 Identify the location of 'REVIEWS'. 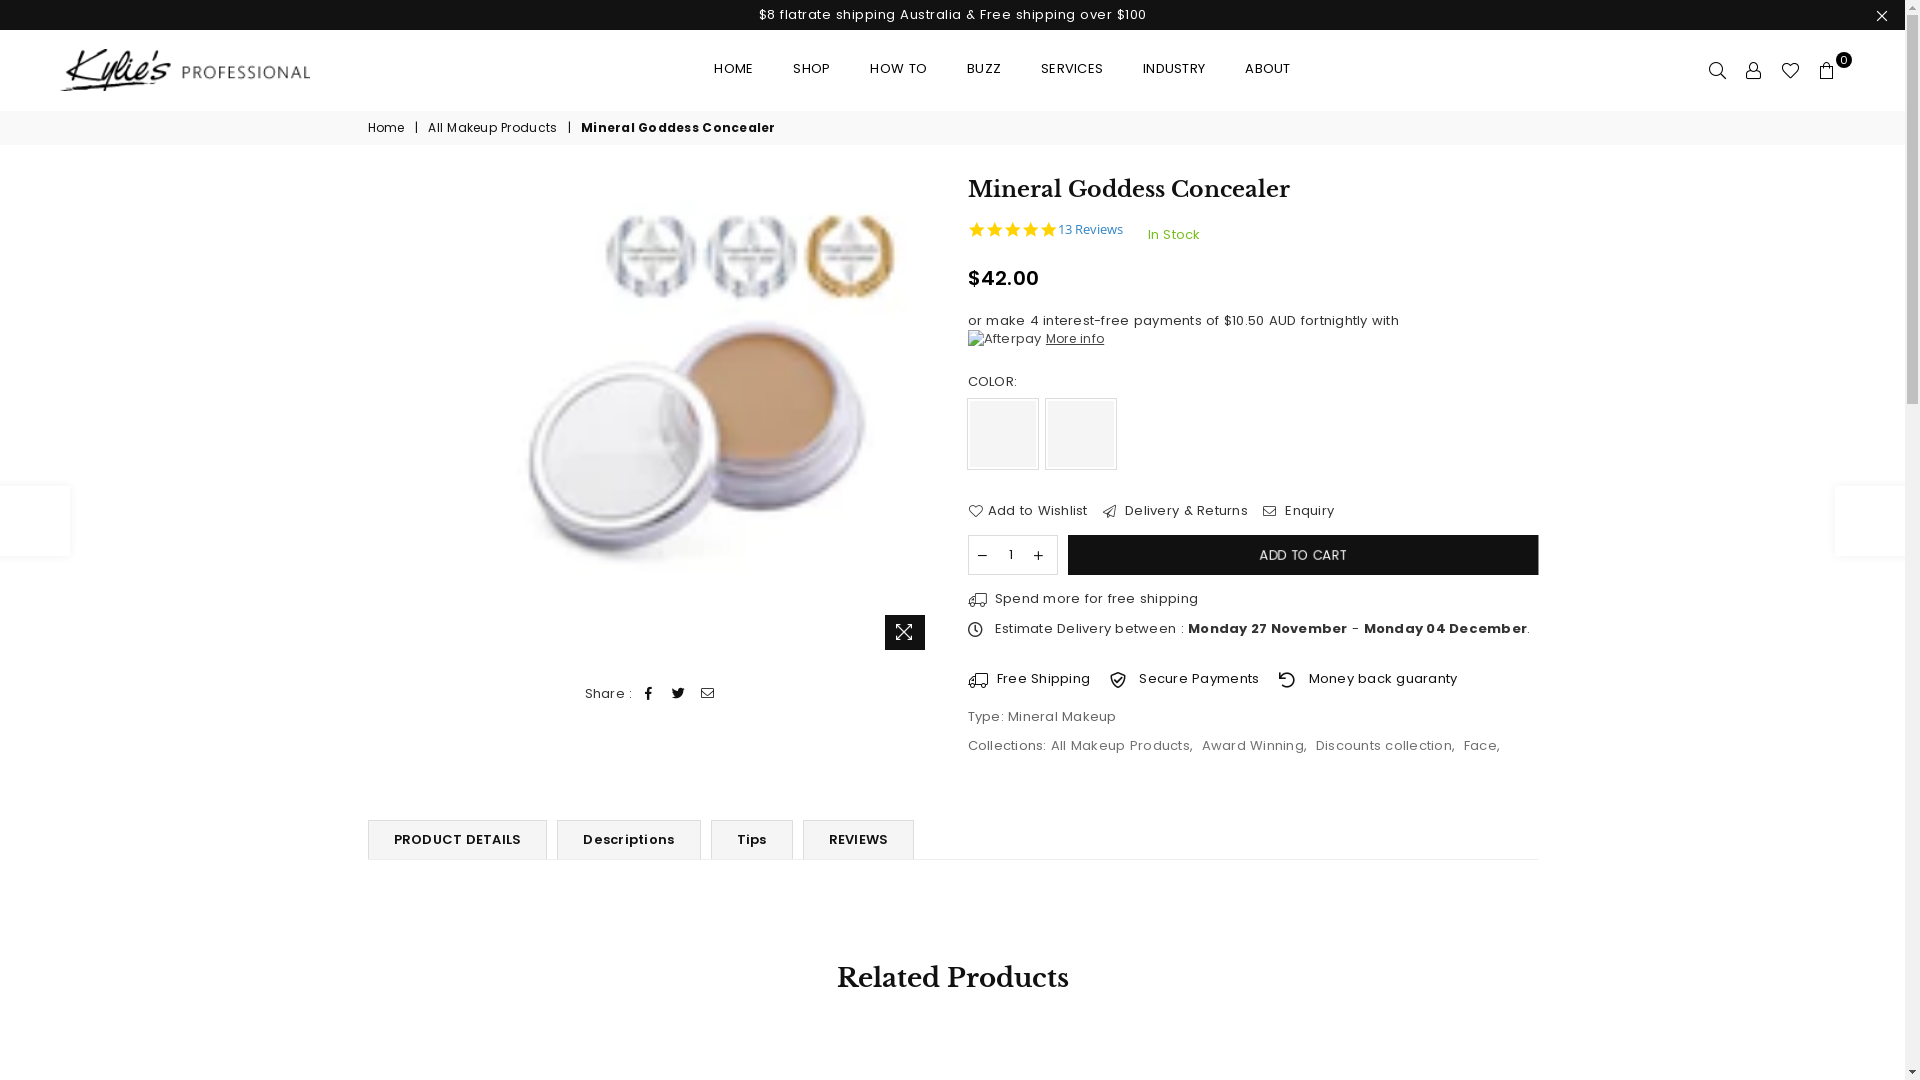
(859, 839).